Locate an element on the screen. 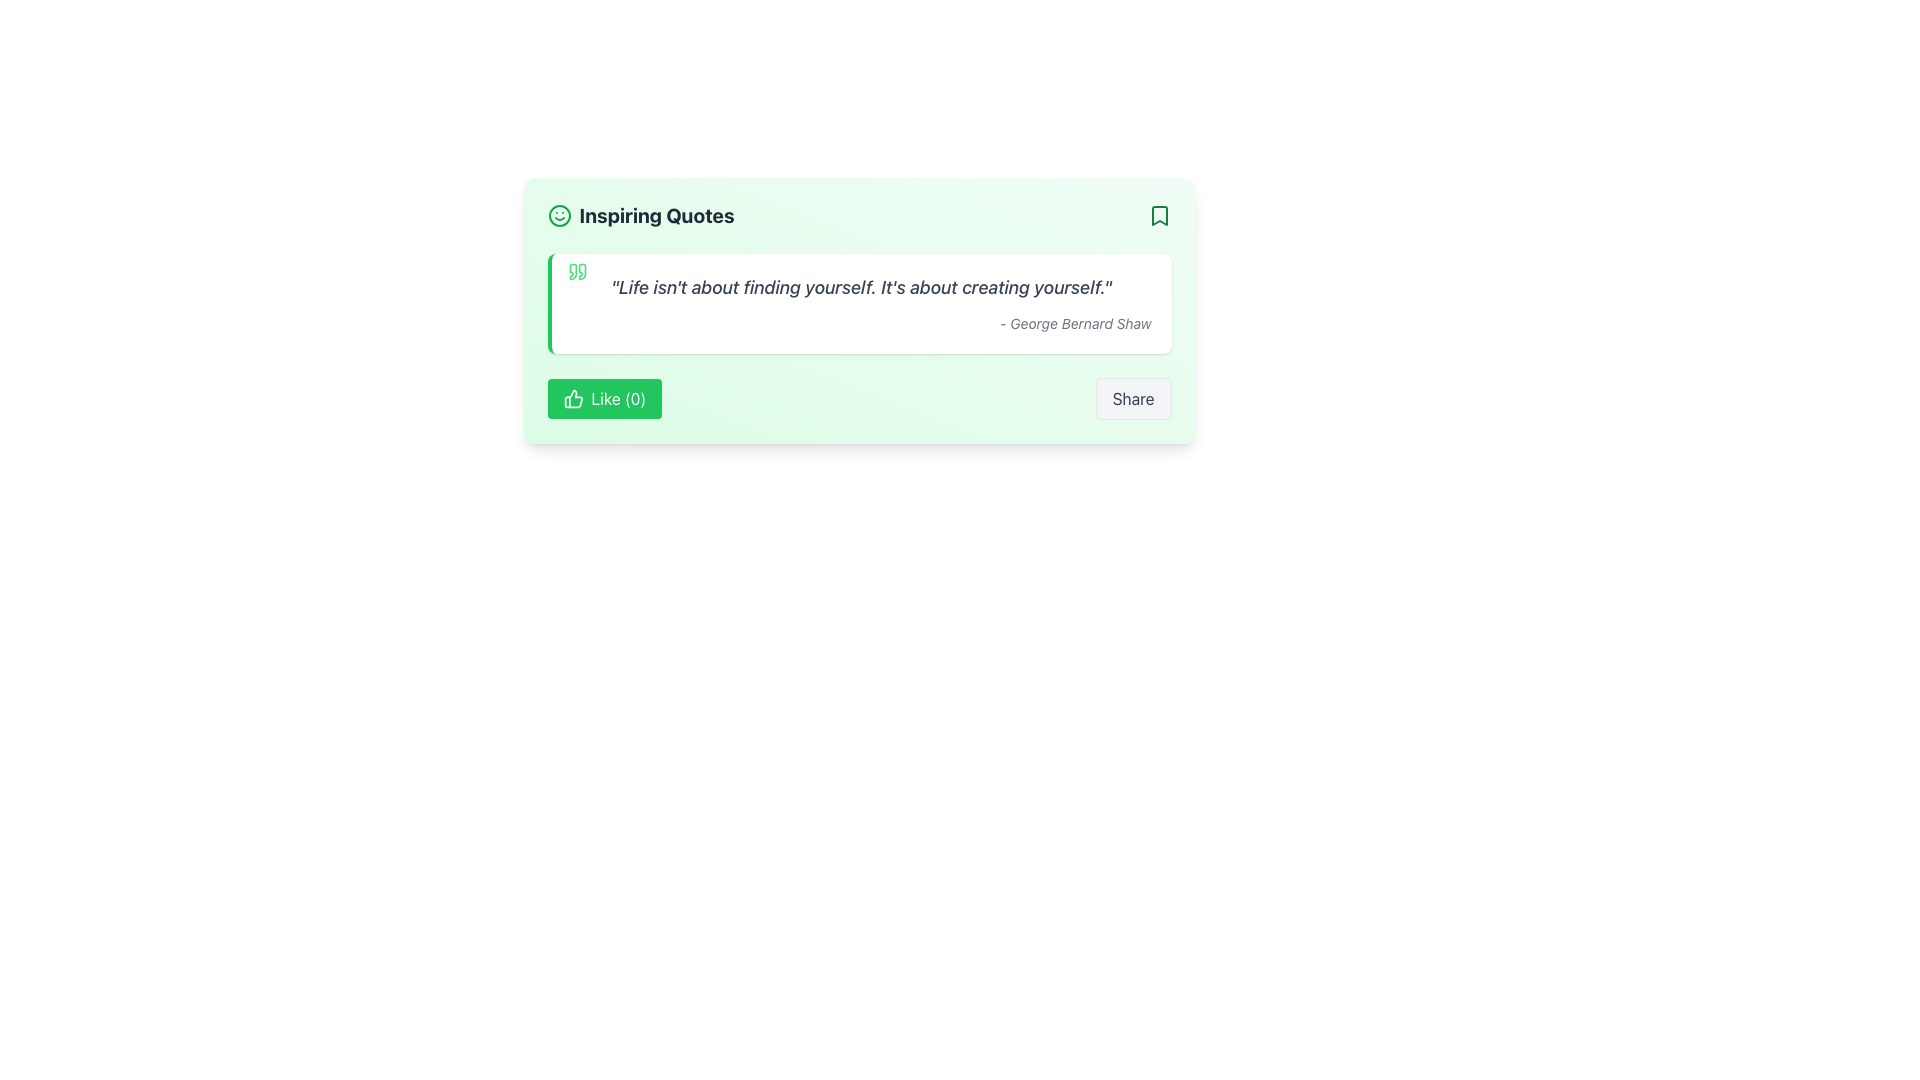 This screenshot has width=1920, height=1080. the 'Like (0)' button located at the bottom-left corner of the card is located at coordinates (572, 398).